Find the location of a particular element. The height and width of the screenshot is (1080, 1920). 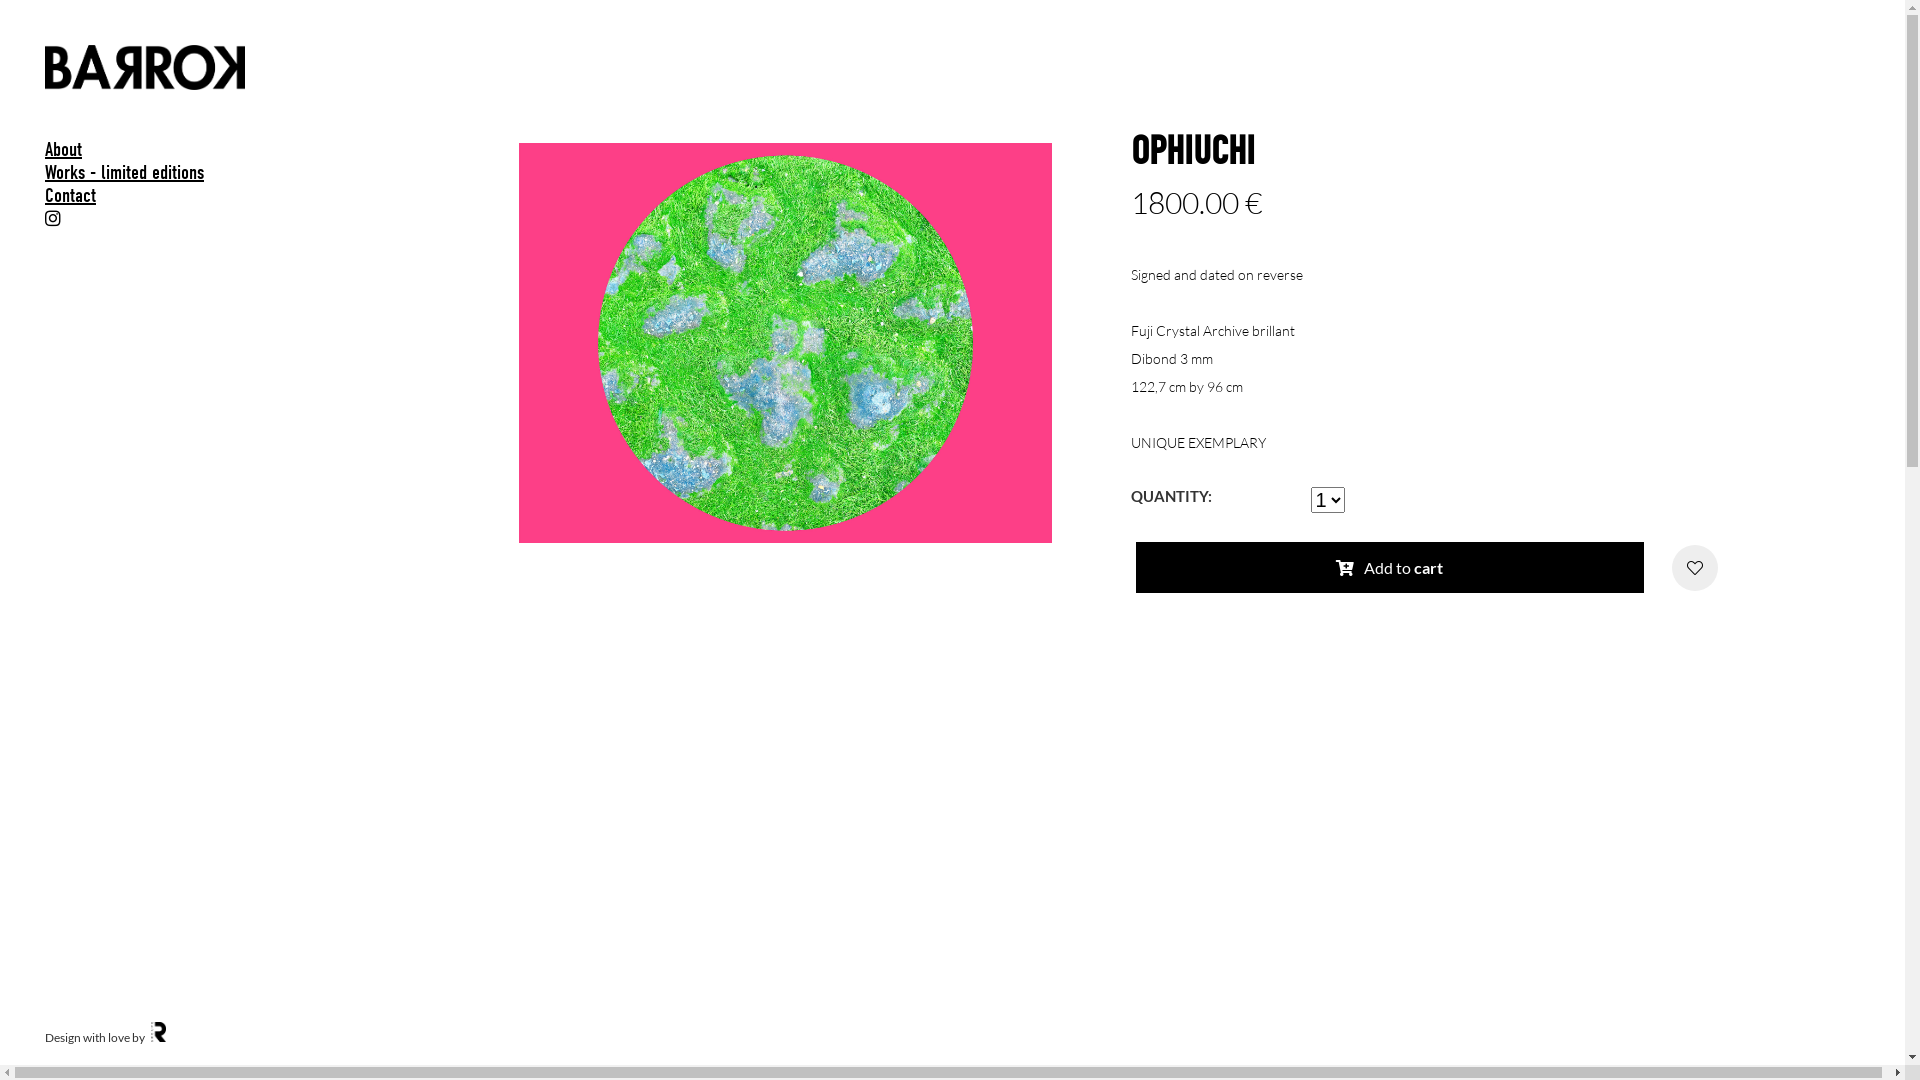

'Contact' is located at coordinates (143, 195).